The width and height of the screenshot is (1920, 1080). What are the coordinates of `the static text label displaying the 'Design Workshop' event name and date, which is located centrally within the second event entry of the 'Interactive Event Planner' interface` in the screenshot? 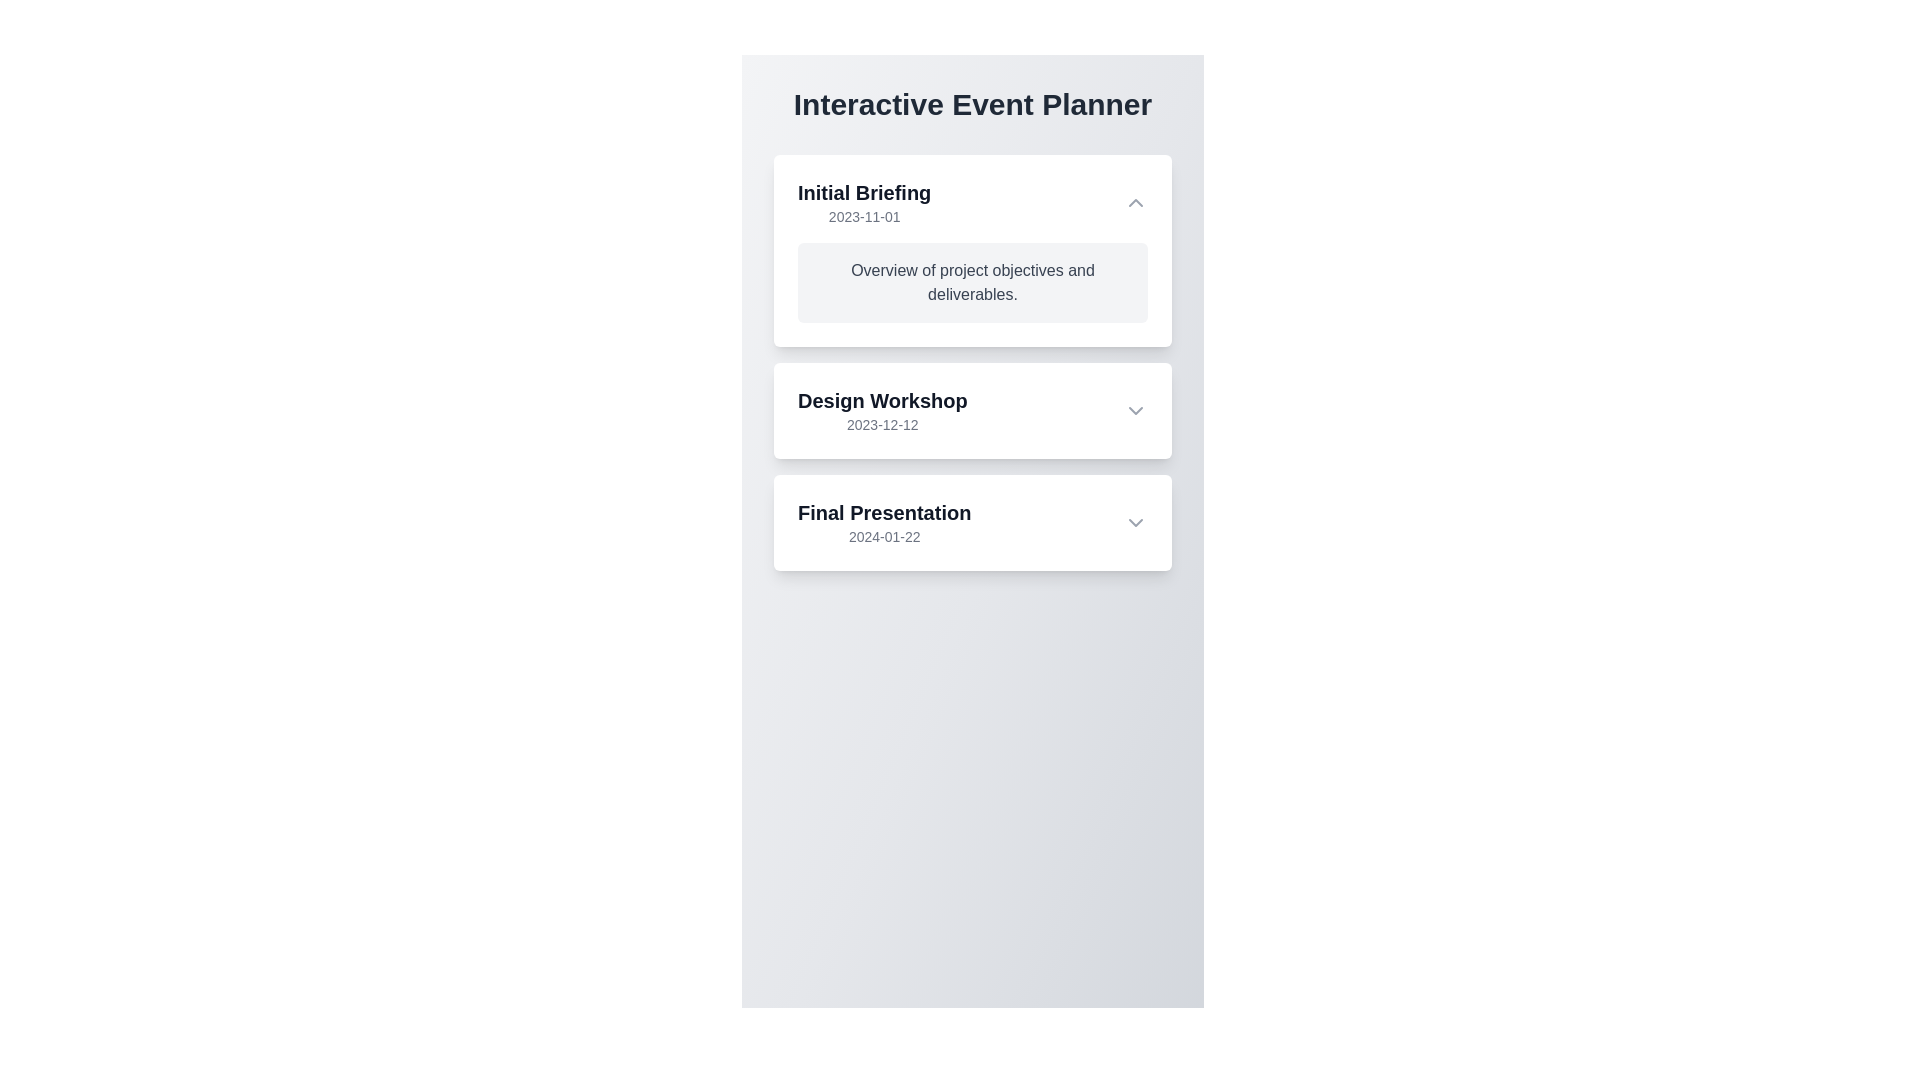 It's located at (881, 410).